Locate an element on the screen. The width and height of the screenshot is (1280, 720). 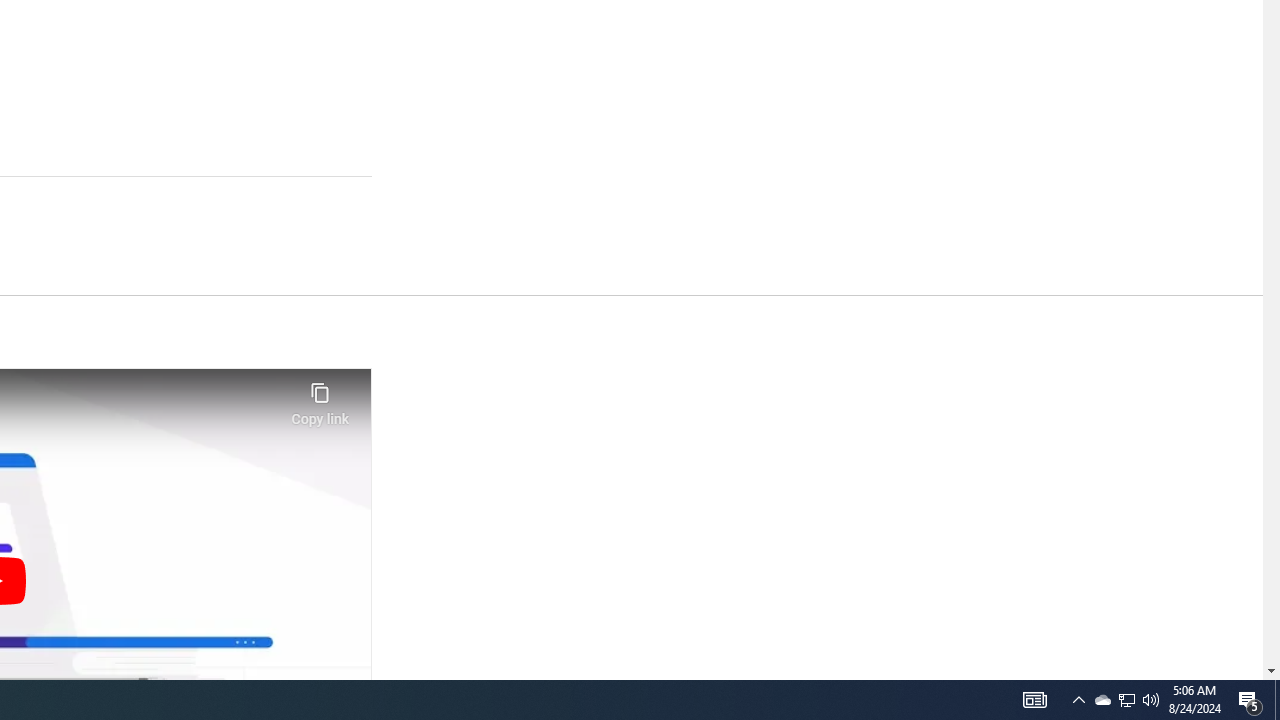
'Copy link' is located at coordinates (320, 398).